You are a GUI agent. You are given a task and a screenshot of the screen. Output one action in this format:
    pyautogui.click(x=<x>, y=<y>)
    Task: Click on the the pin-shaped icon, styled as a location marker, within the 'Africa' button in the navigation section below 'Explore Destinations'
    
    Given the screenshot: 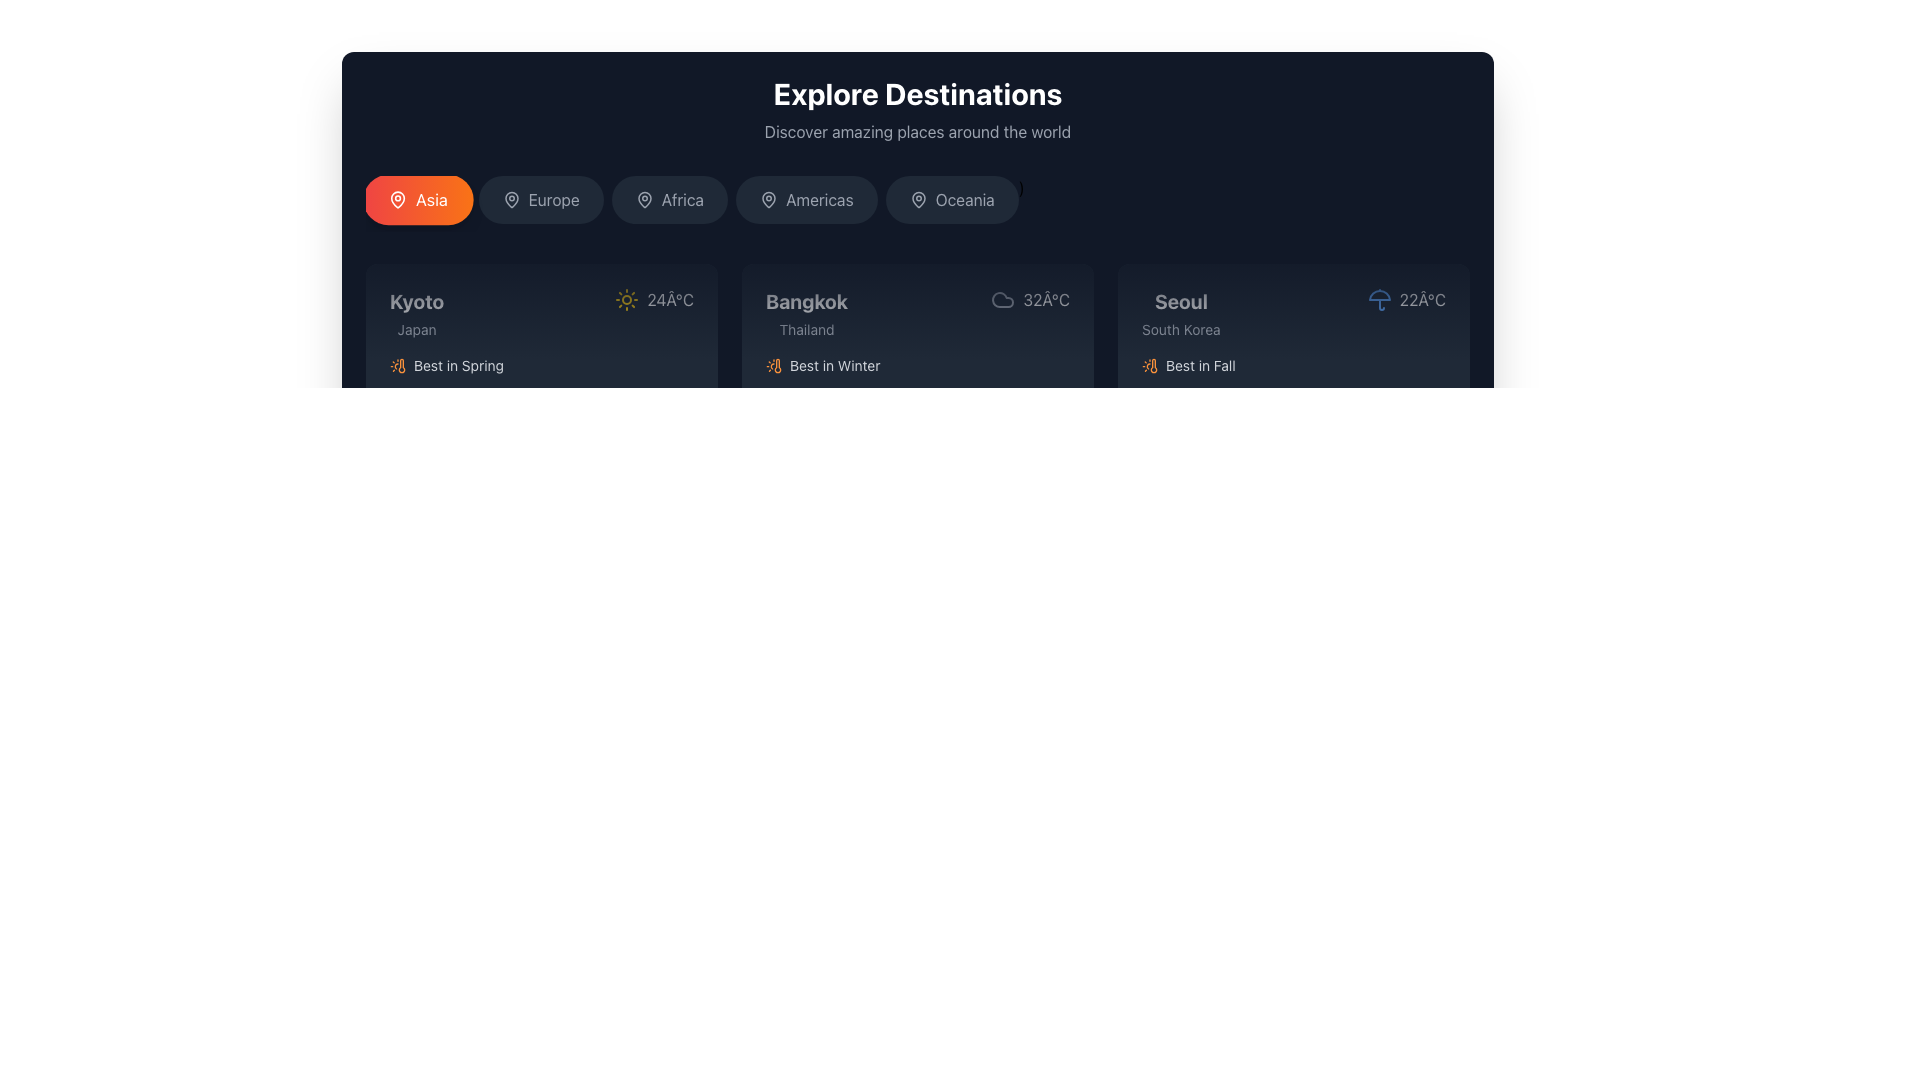 What is the action you would take?
    pyautogui.click(x=644, y=200)
    